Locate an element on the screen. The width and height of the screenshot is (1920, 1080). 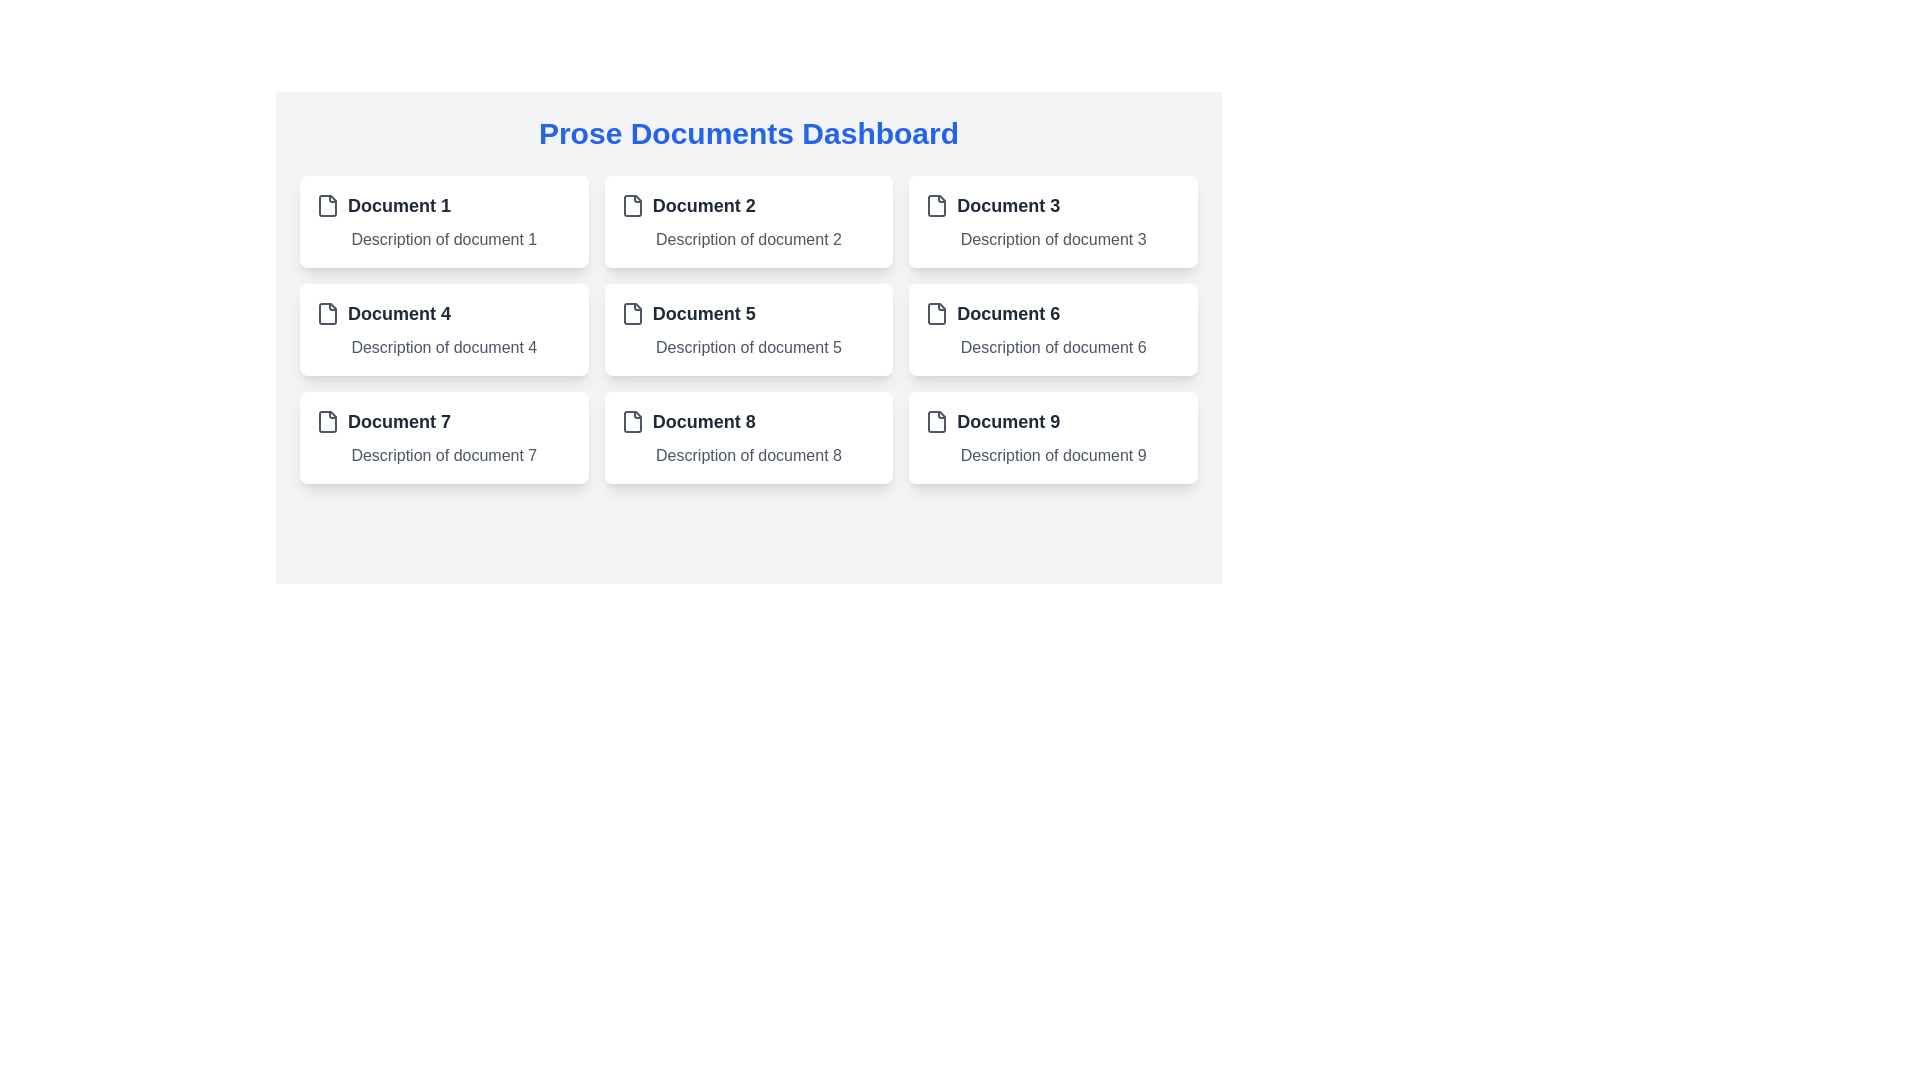
prominently displayed heading text 'Prose Documents Dashboard', which is styled in bold blue font and positioned at the top of the user interface is located at coordinates (747, 134).